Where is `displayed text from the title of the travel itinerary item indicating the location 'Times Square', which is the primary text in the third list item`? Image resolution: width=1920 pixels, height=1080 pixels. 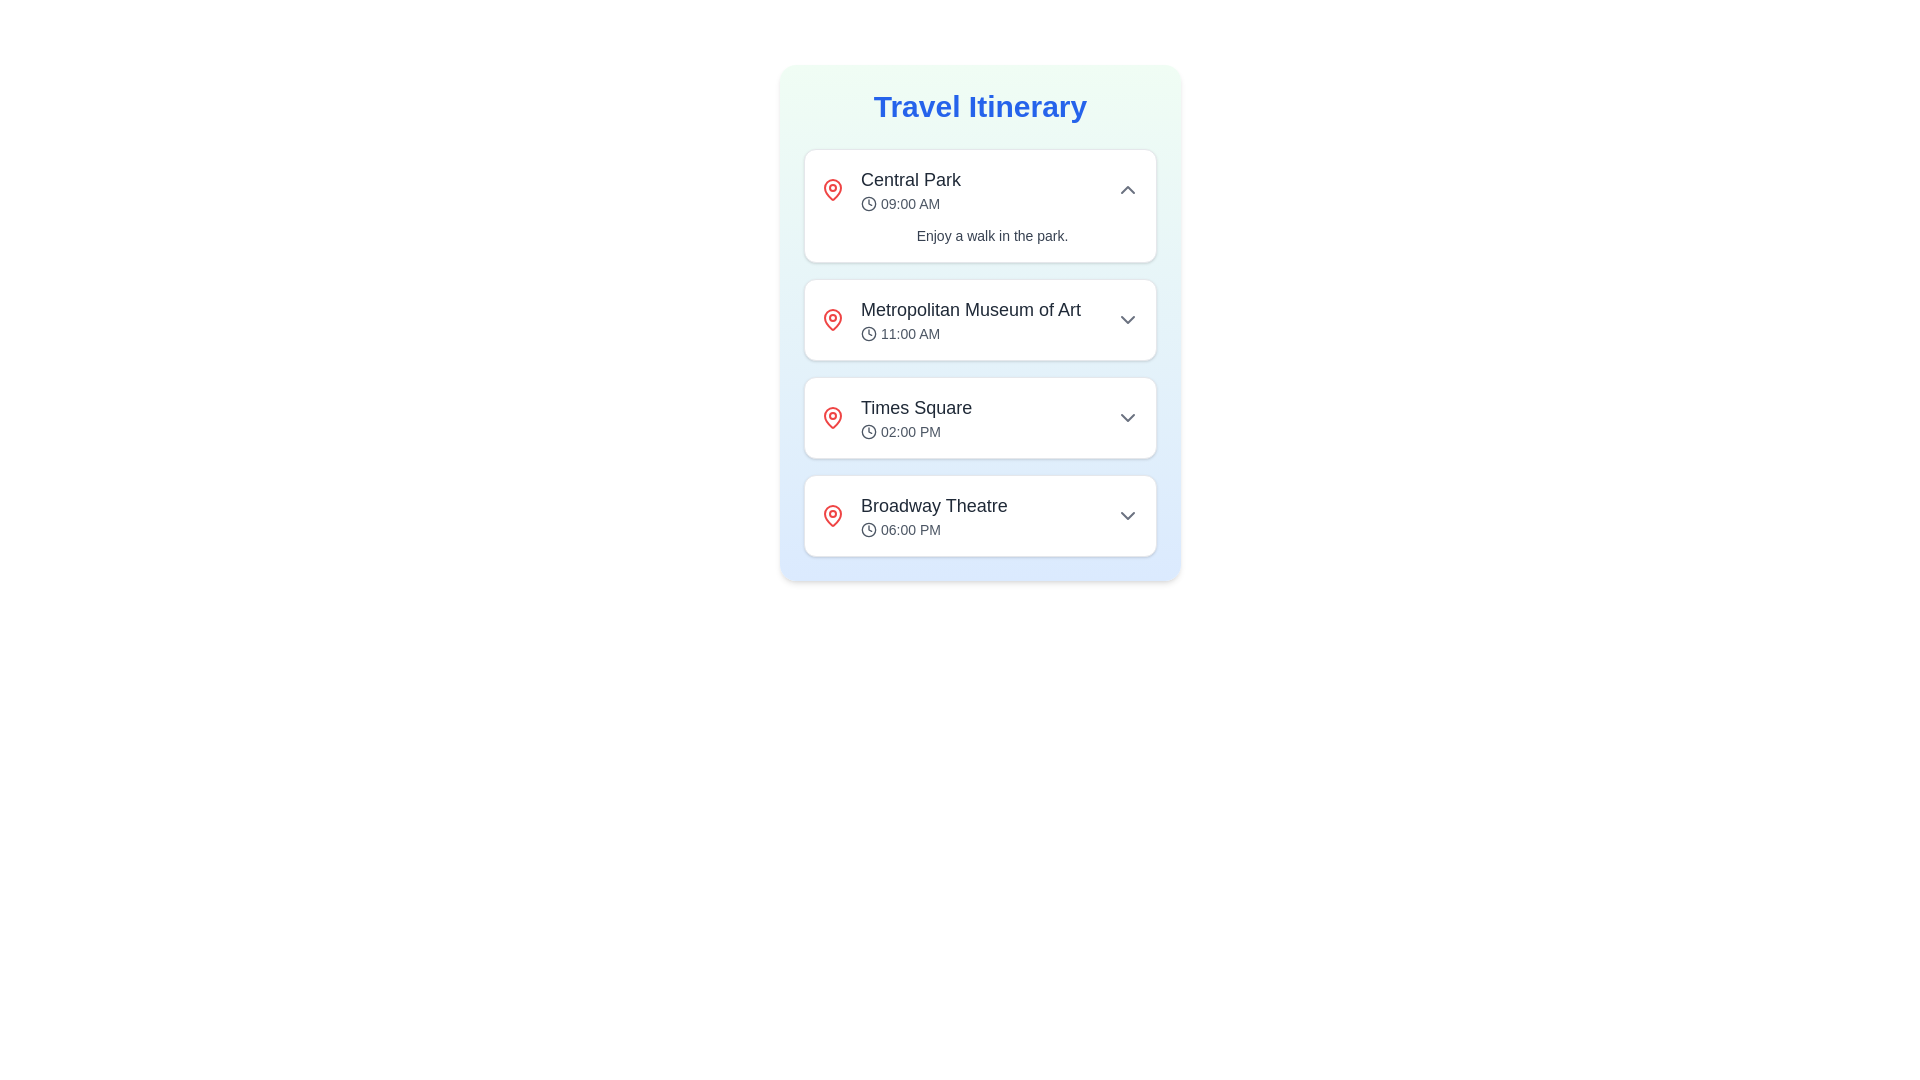
displayed text from the title of the travel itinerary item indicating the location 'Times Square', which is the primary text in the third list item is located at coordinates (915, 407).